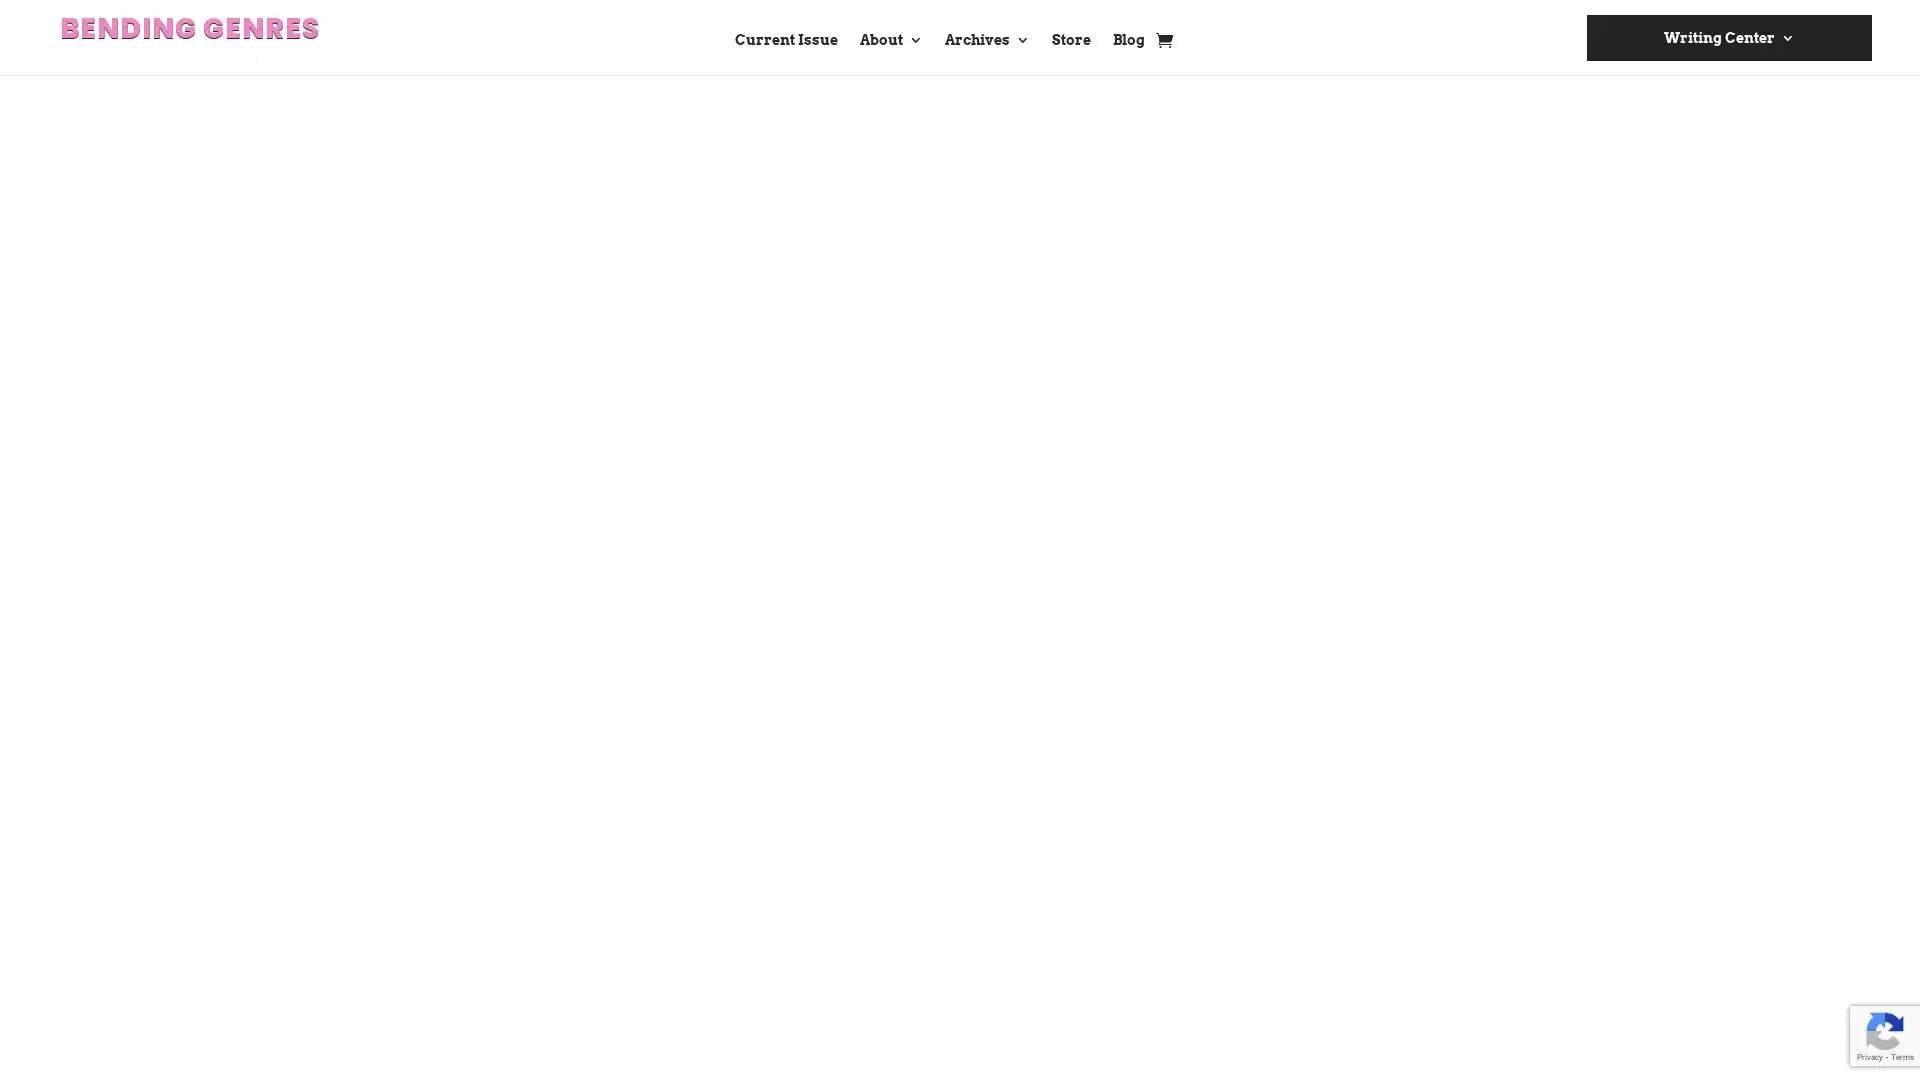 Image resolution: width=1920 pixels, height=1080 pixels. I want to click on Search, so click(1467, 416).